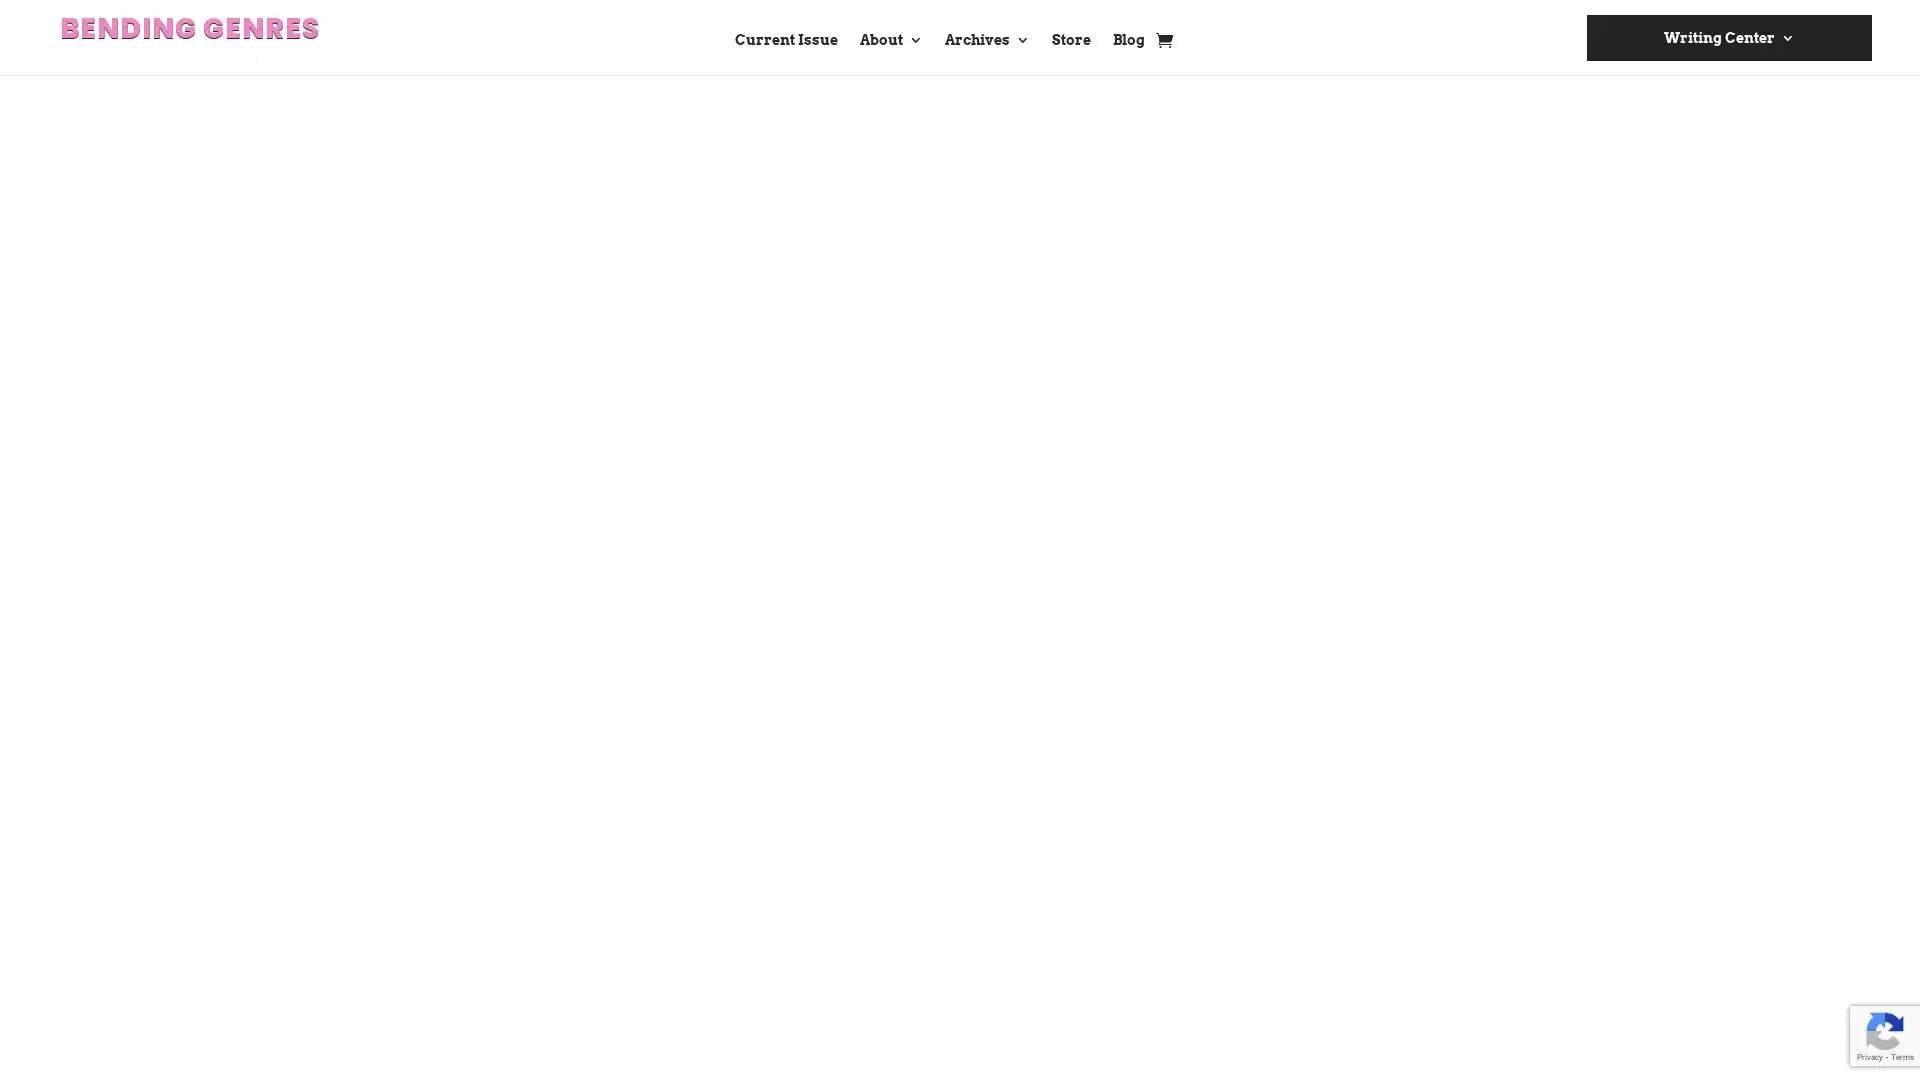 Image resolution: width=1920 pixels, height=1080 pixels. I want to click on Search, so click(1467, 416).